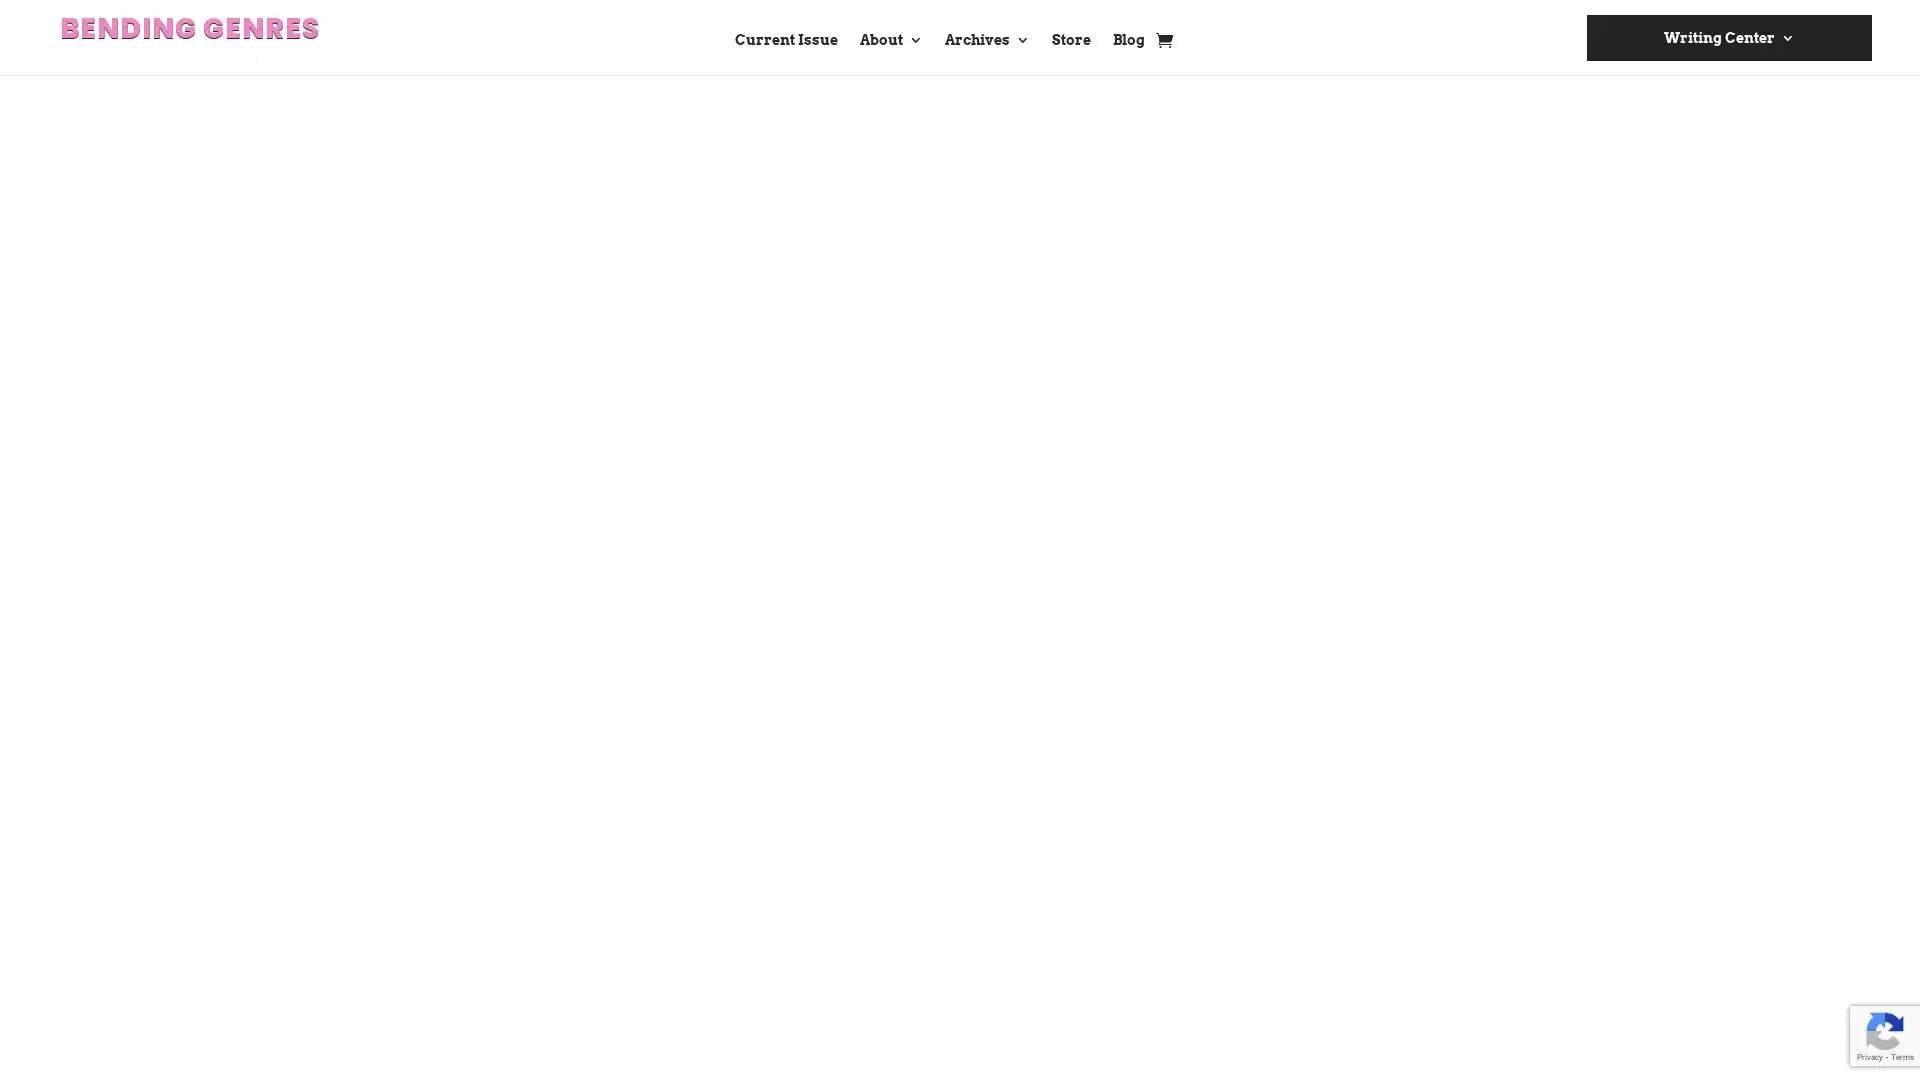 Image resolution: width=1920 pixels, height=1080 pixels. I want to click on Search, so click(1467, 416).